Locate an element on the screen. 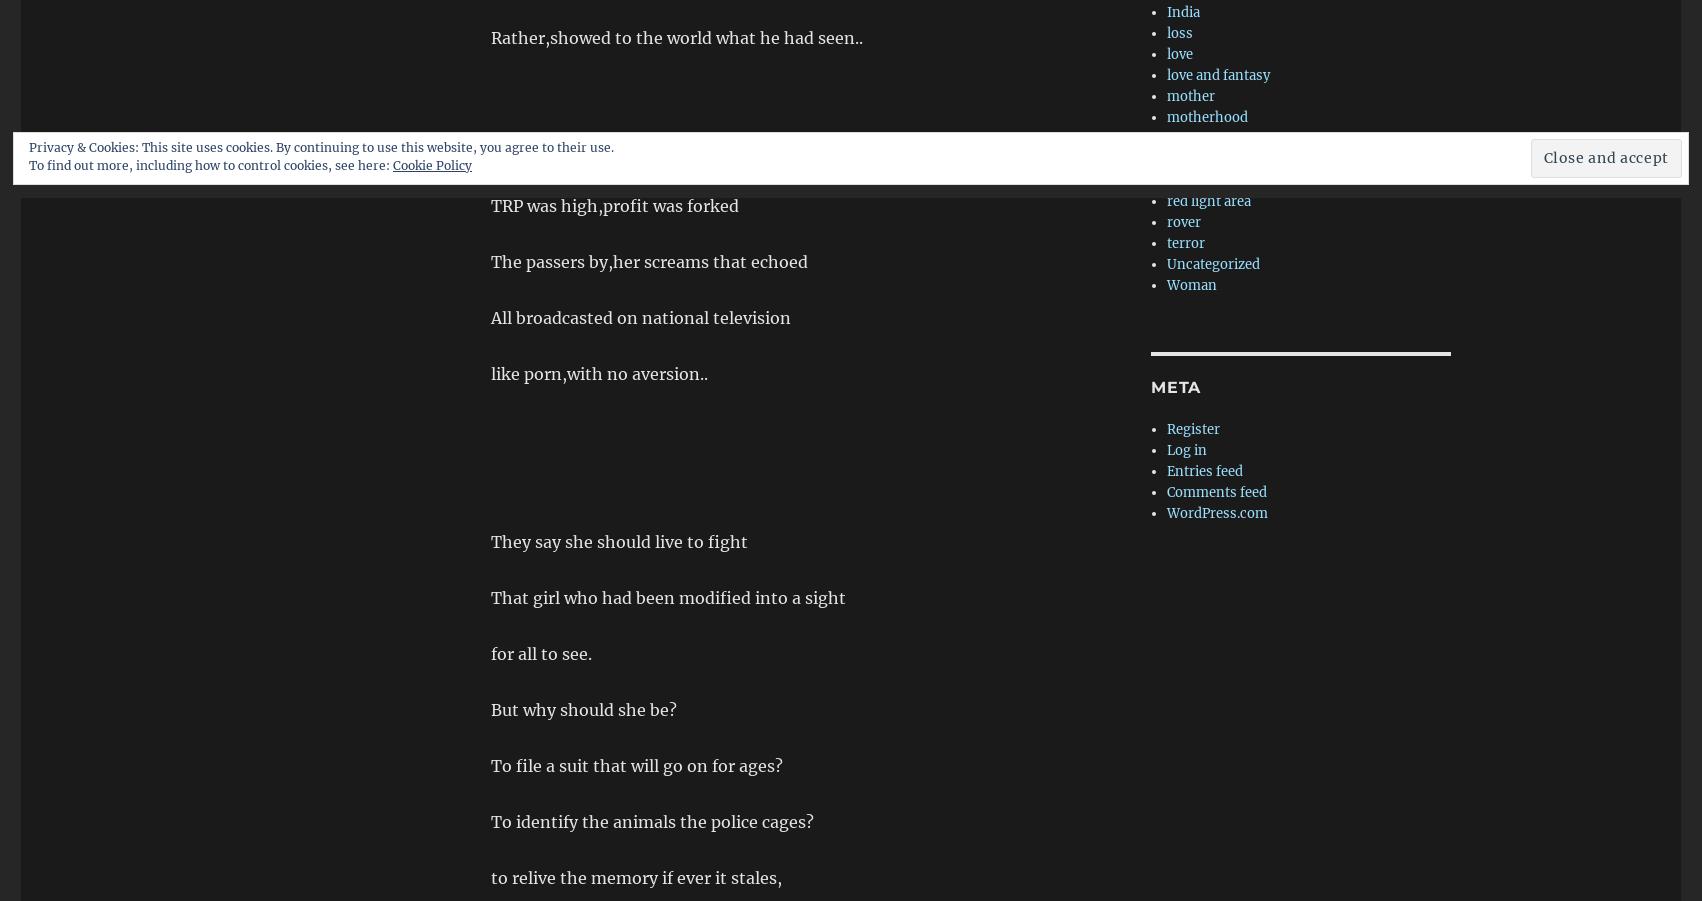 This screenshot has height=901, width=1702. 'prospective' is located at coordinates (1203, 138).